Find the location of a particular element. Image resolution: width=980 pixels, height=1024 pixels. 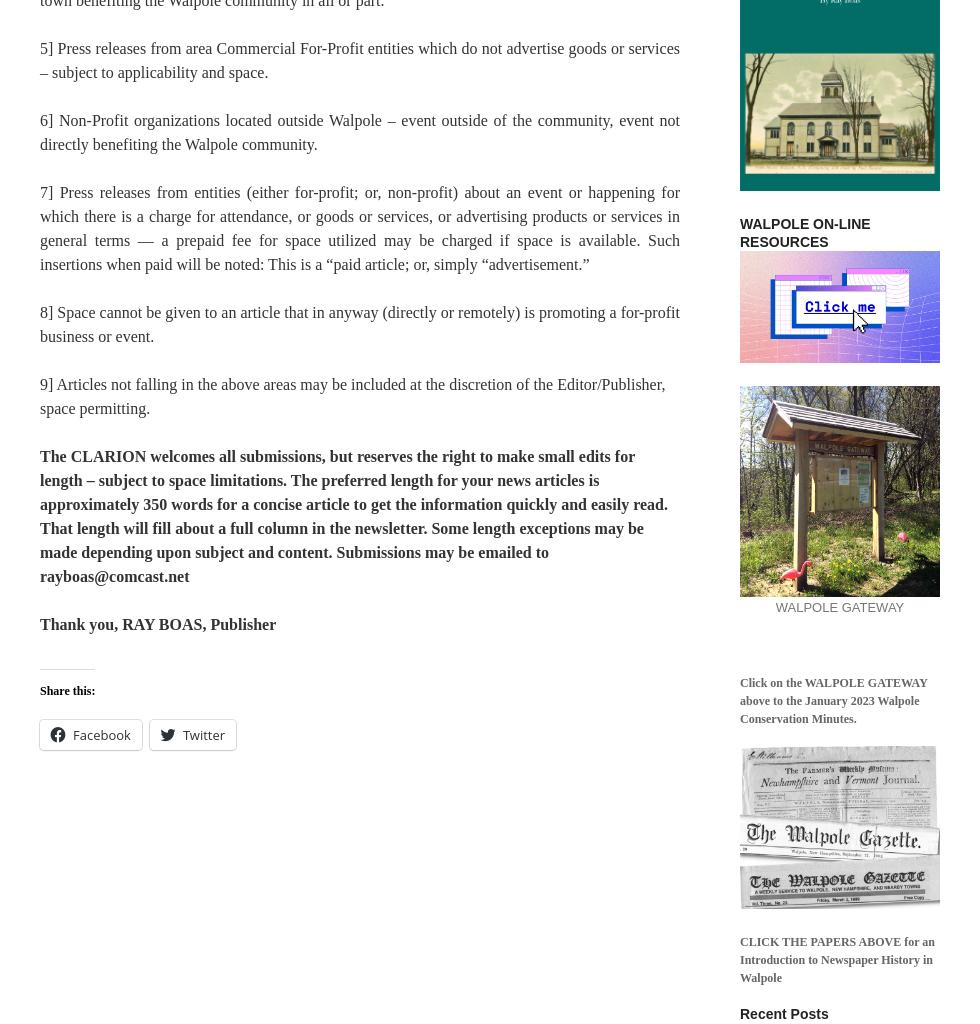

'Twitter' is located at coordinates (181, 734).